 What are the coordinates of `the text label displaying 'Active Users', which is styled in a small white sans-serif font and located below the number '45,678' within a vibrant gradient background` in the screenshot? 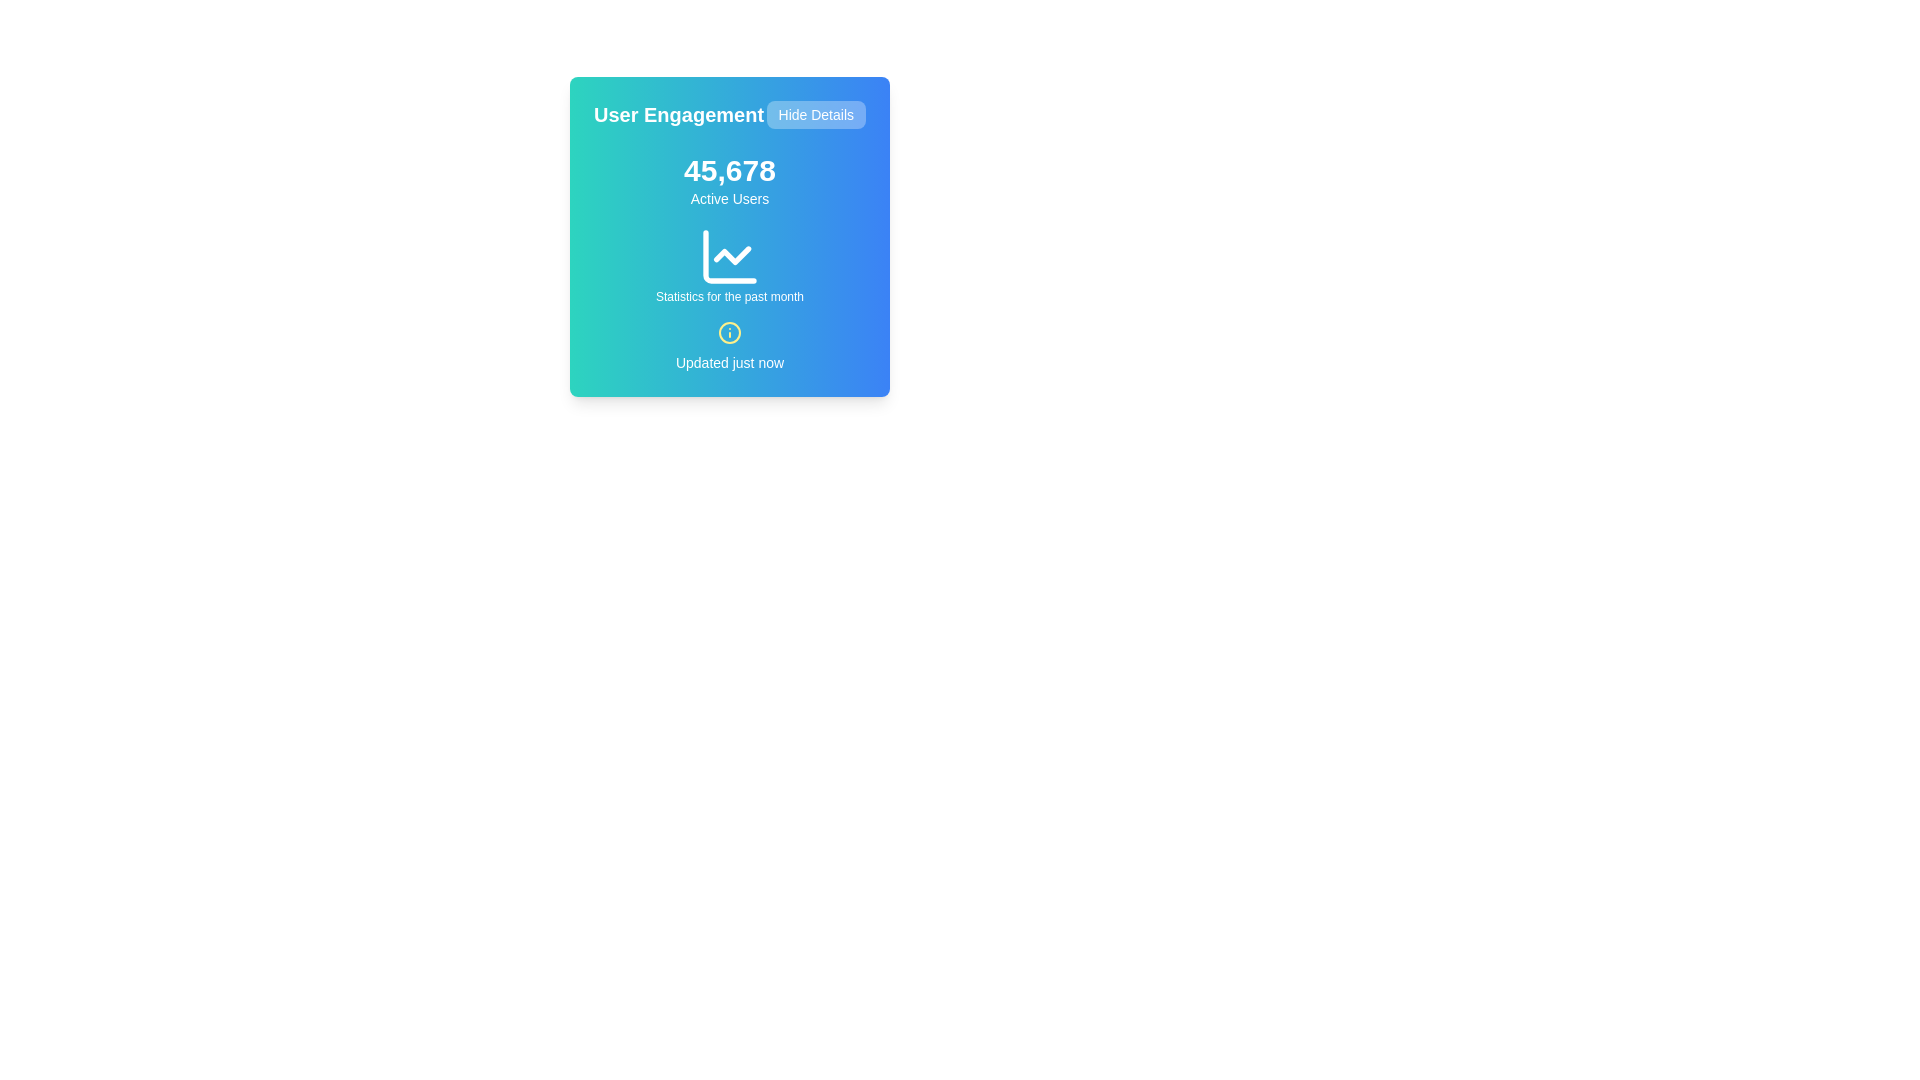 It's located at (728, 199).